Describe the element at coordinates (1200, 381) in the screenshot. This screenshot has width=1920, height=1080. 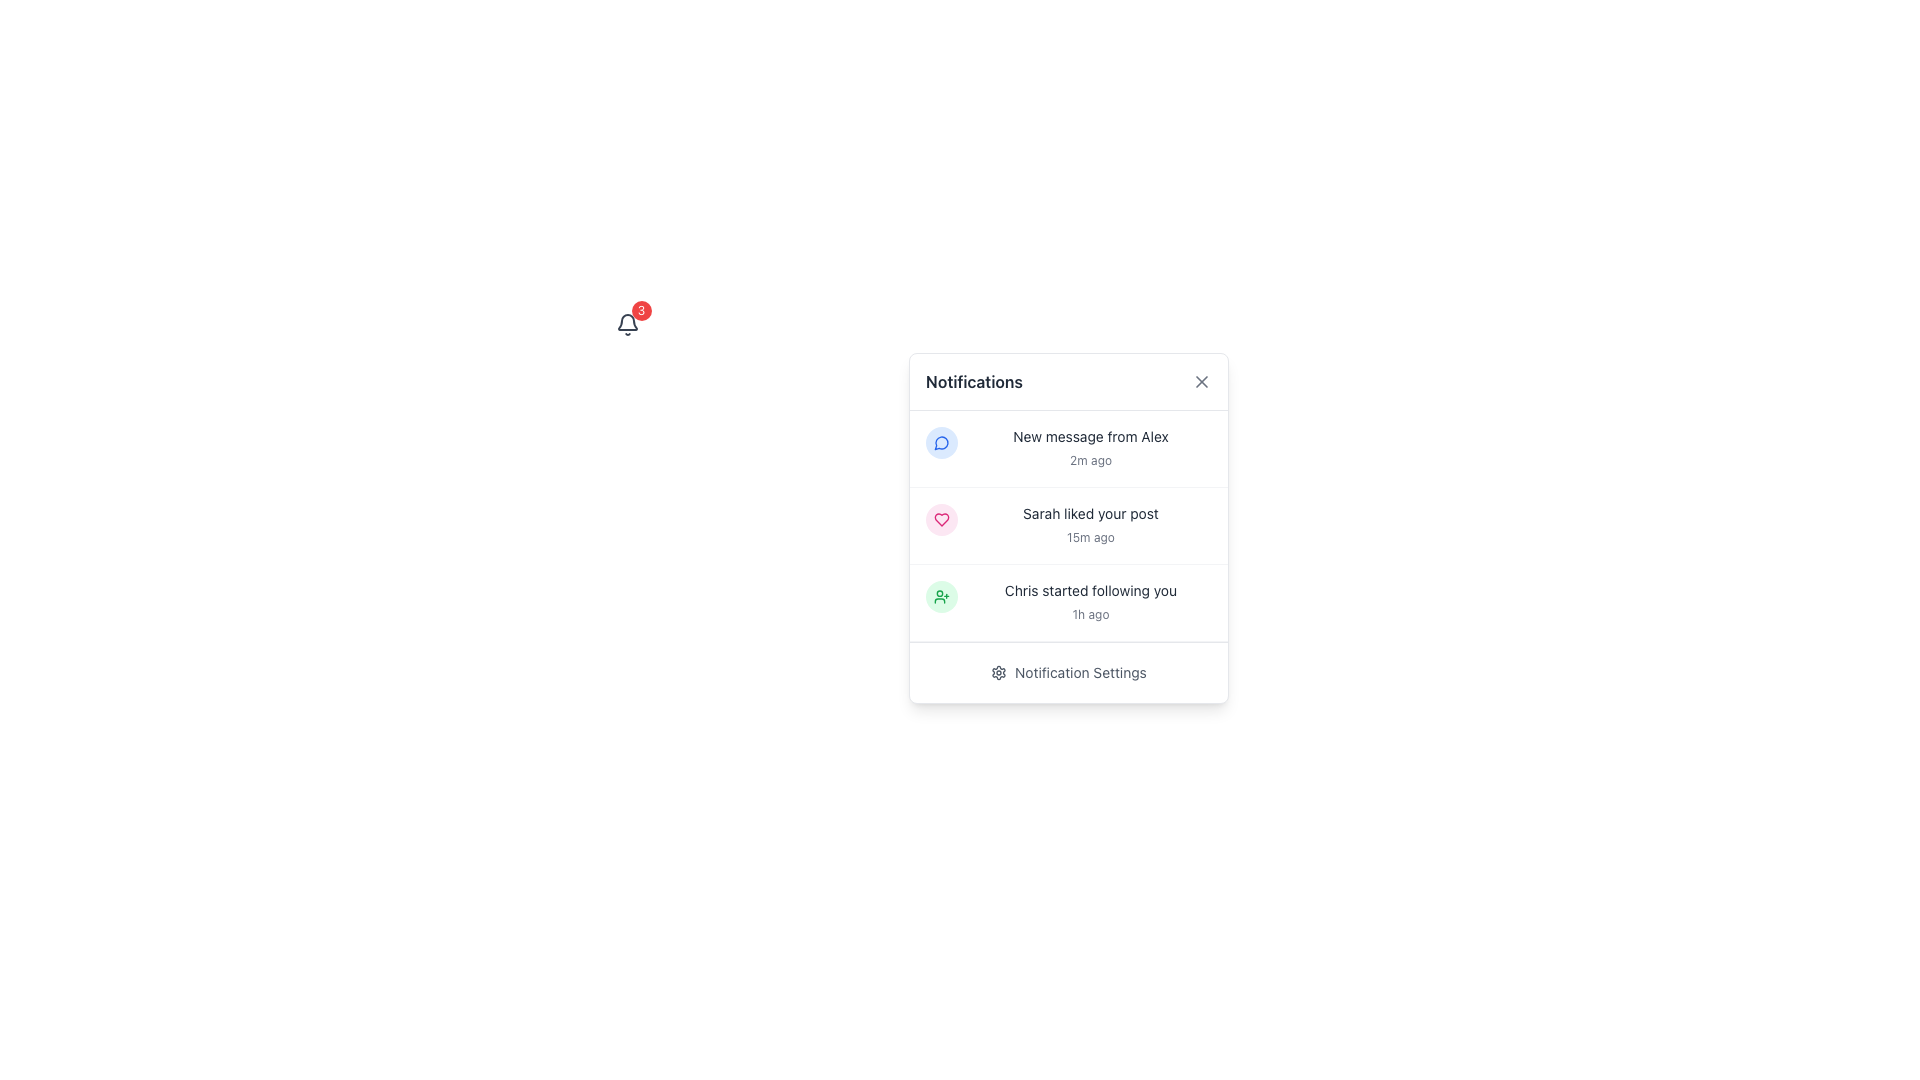
I see `the button in the top-right corner of the notification panel, which has an 'aria-label' attribute stating 'Close notifications', to observe the color change` at that location.